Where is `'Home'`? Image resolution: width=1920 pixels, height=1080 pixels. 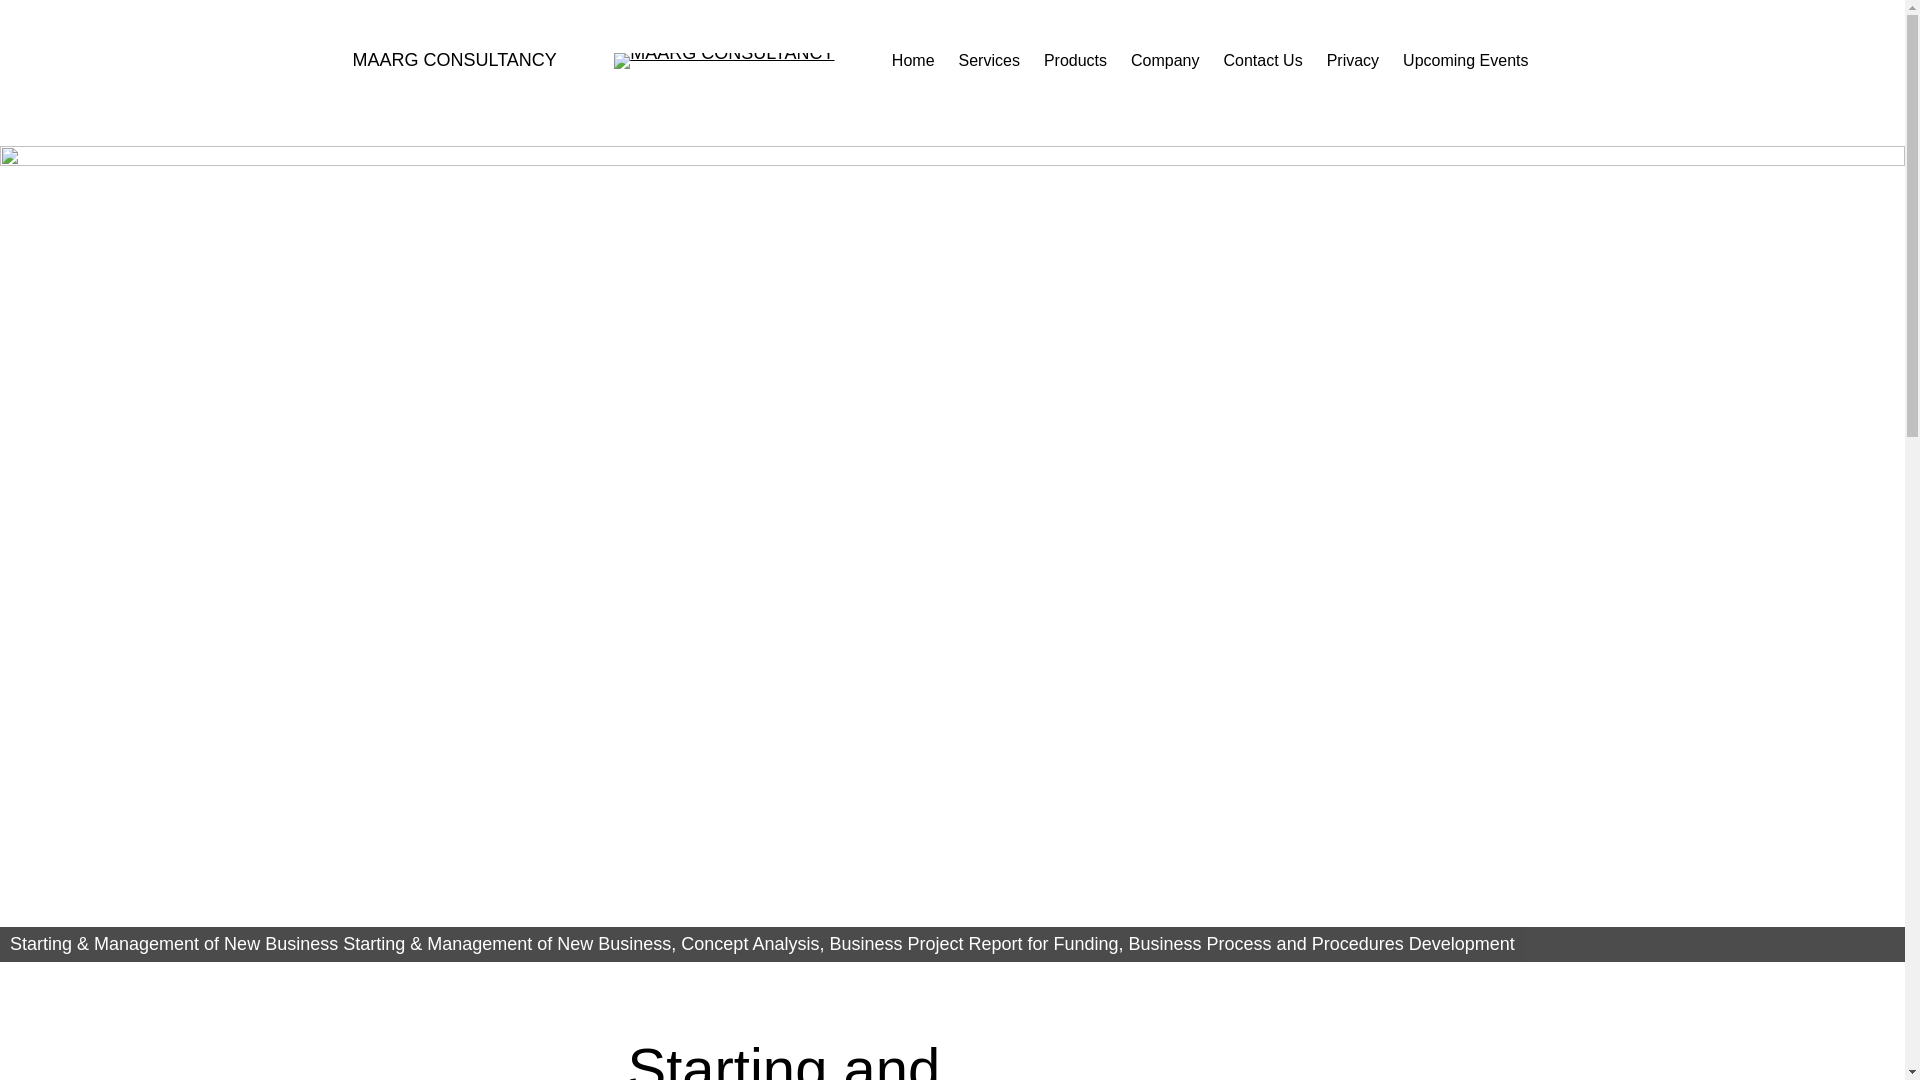 'Home' is located at coordinates (912, 60).